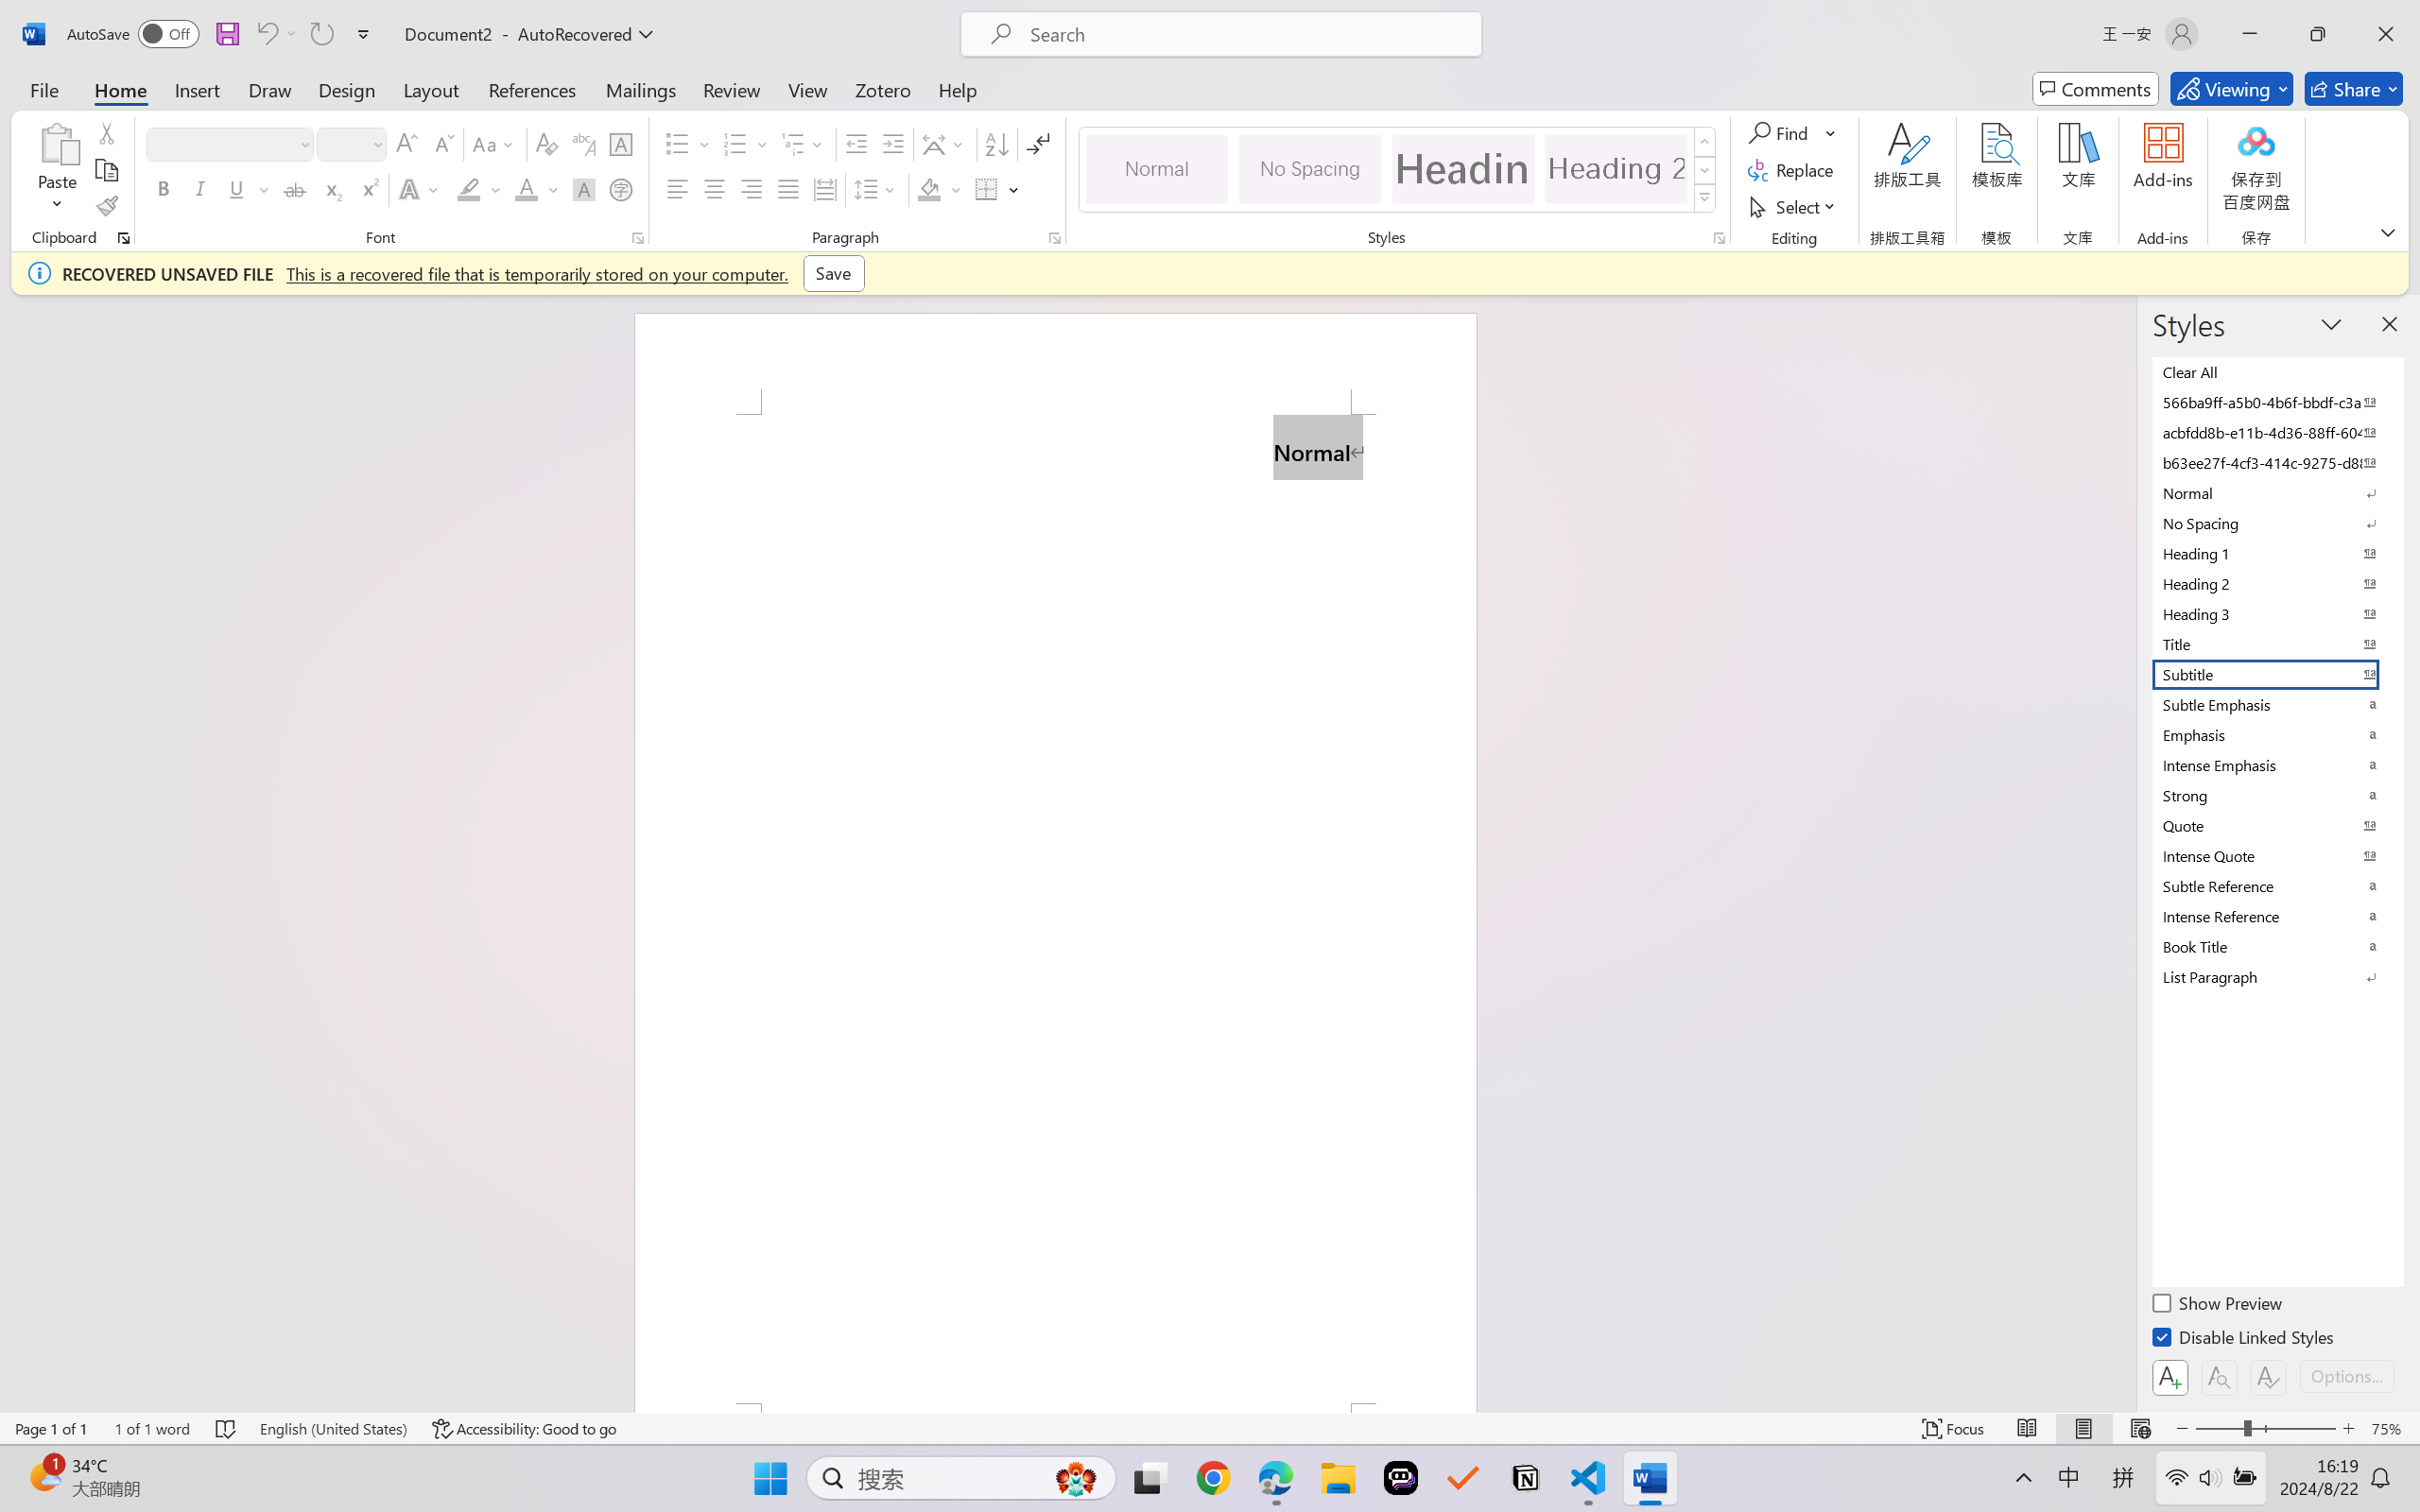  Describe the element at coordinates (2275, 946) in the screenshot. I see `'Book Title'` at that location.